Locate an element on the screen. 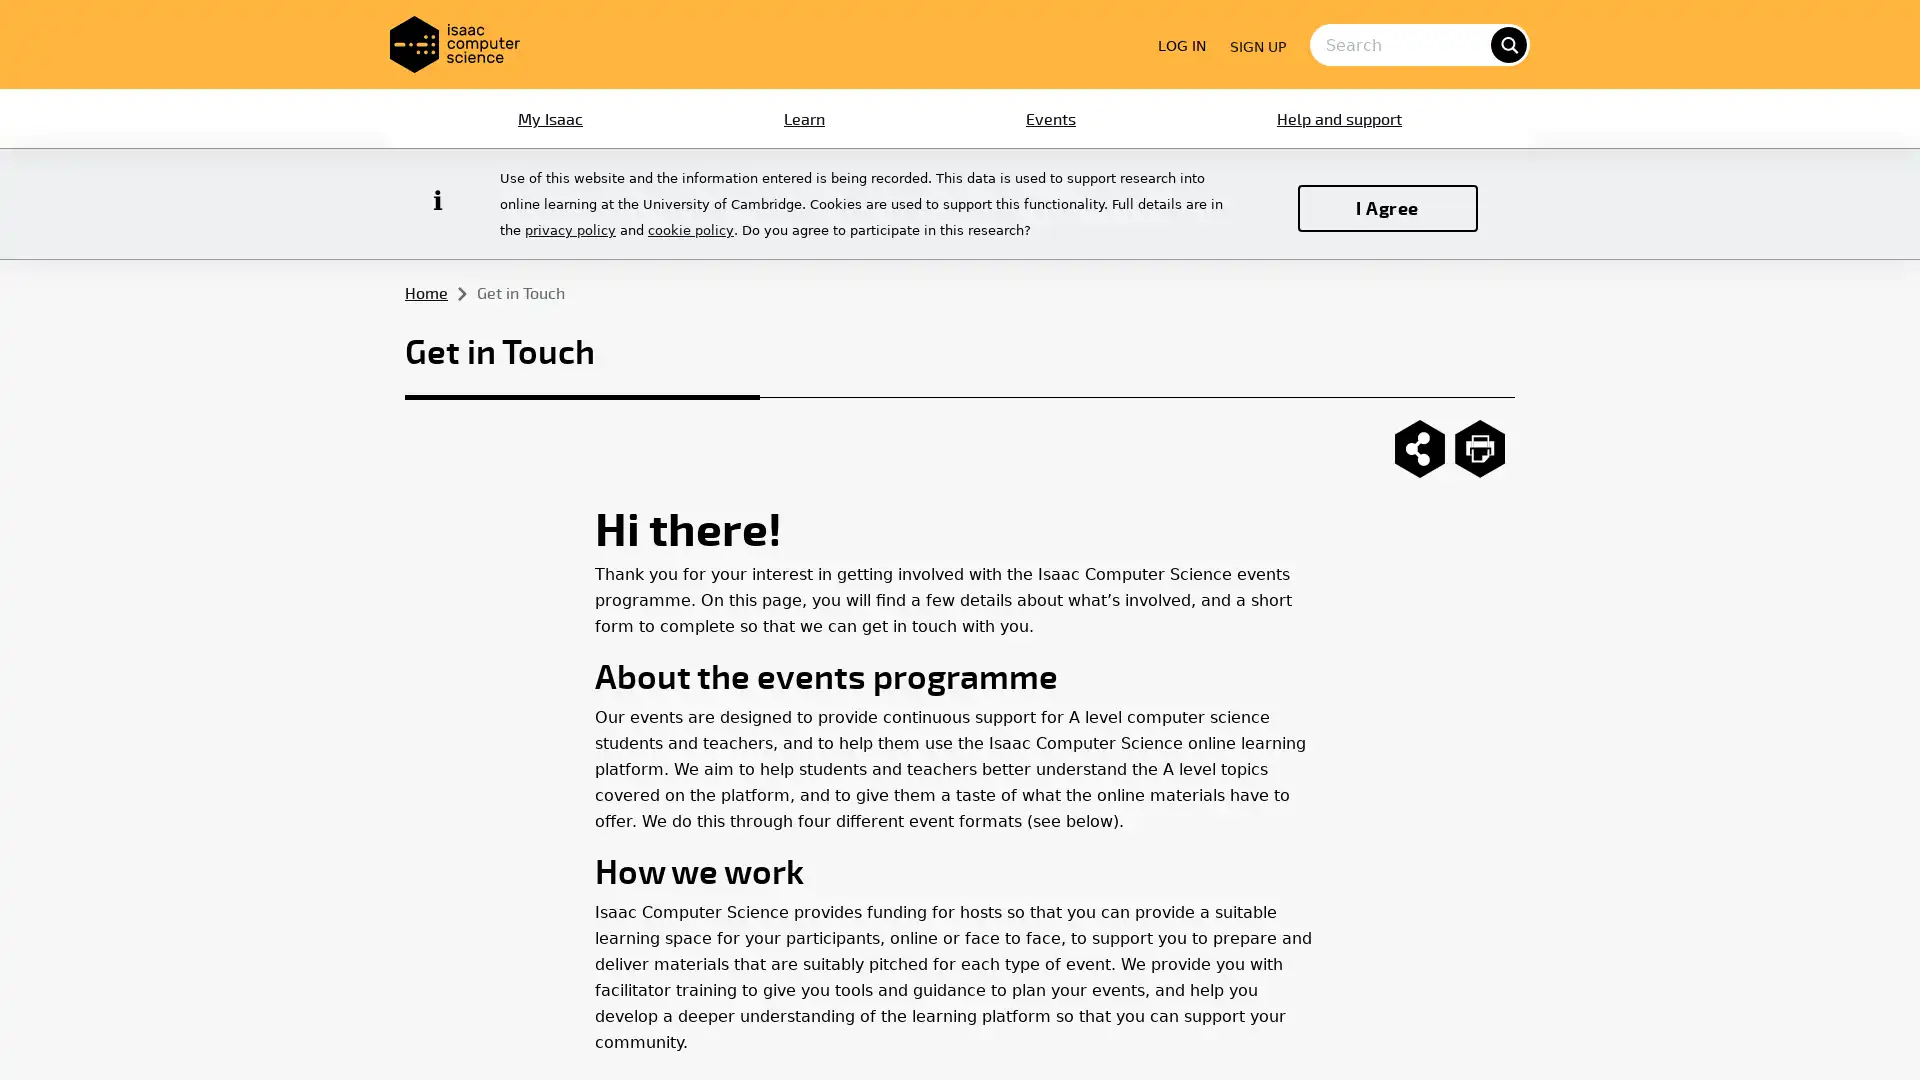  search is located at coordinates (1507, 43).